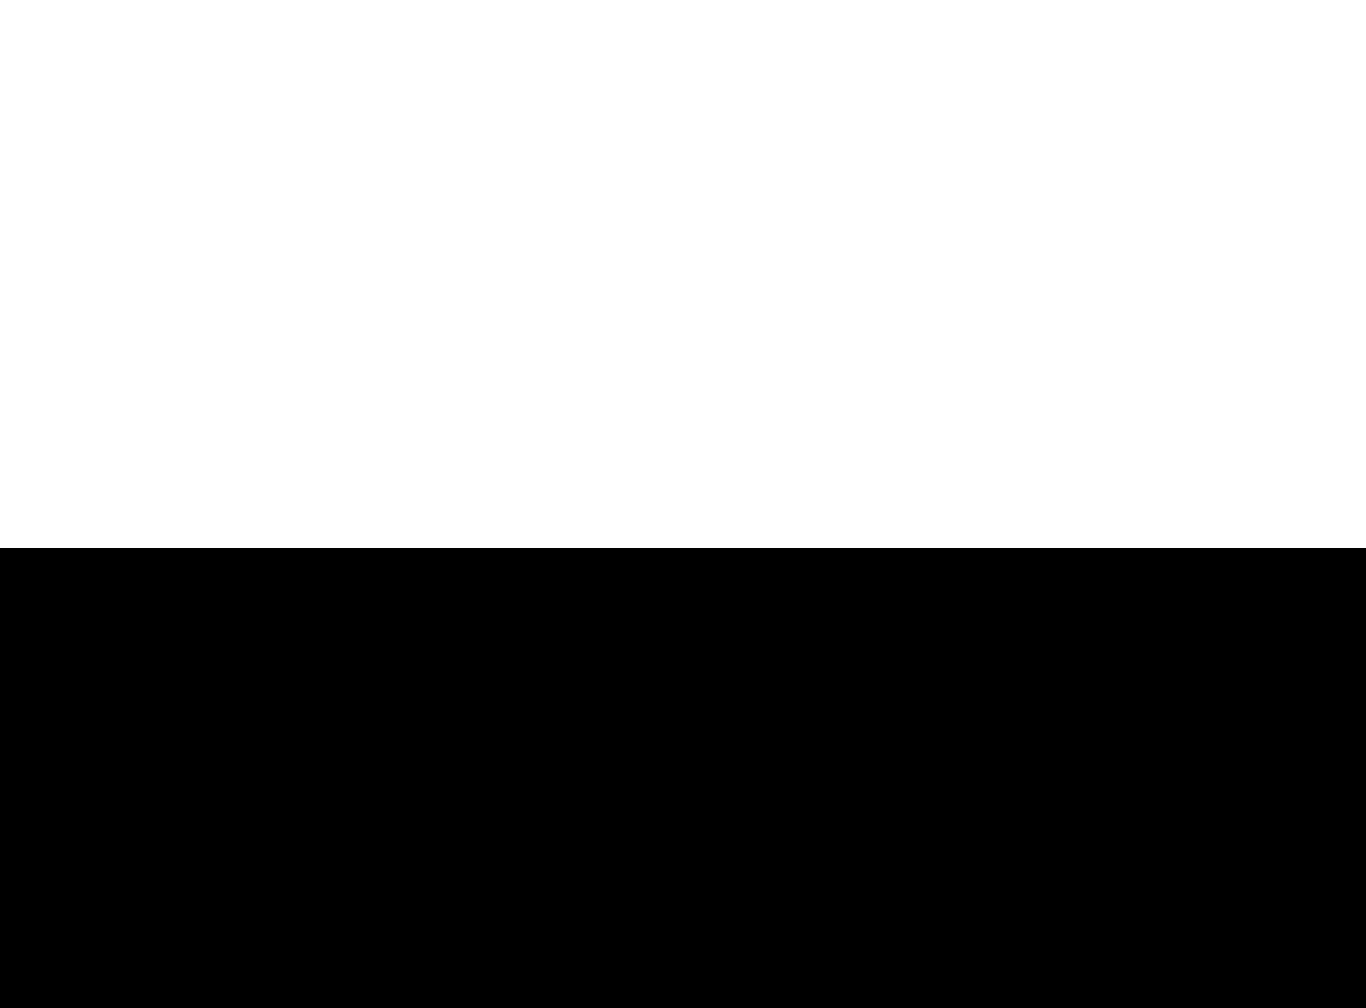 This screenshot has width=1366, height=1008. What do you see at coordinates (992, 610) in the screenshot?
I see `'About TNW'` at bounding box center [992, 610].